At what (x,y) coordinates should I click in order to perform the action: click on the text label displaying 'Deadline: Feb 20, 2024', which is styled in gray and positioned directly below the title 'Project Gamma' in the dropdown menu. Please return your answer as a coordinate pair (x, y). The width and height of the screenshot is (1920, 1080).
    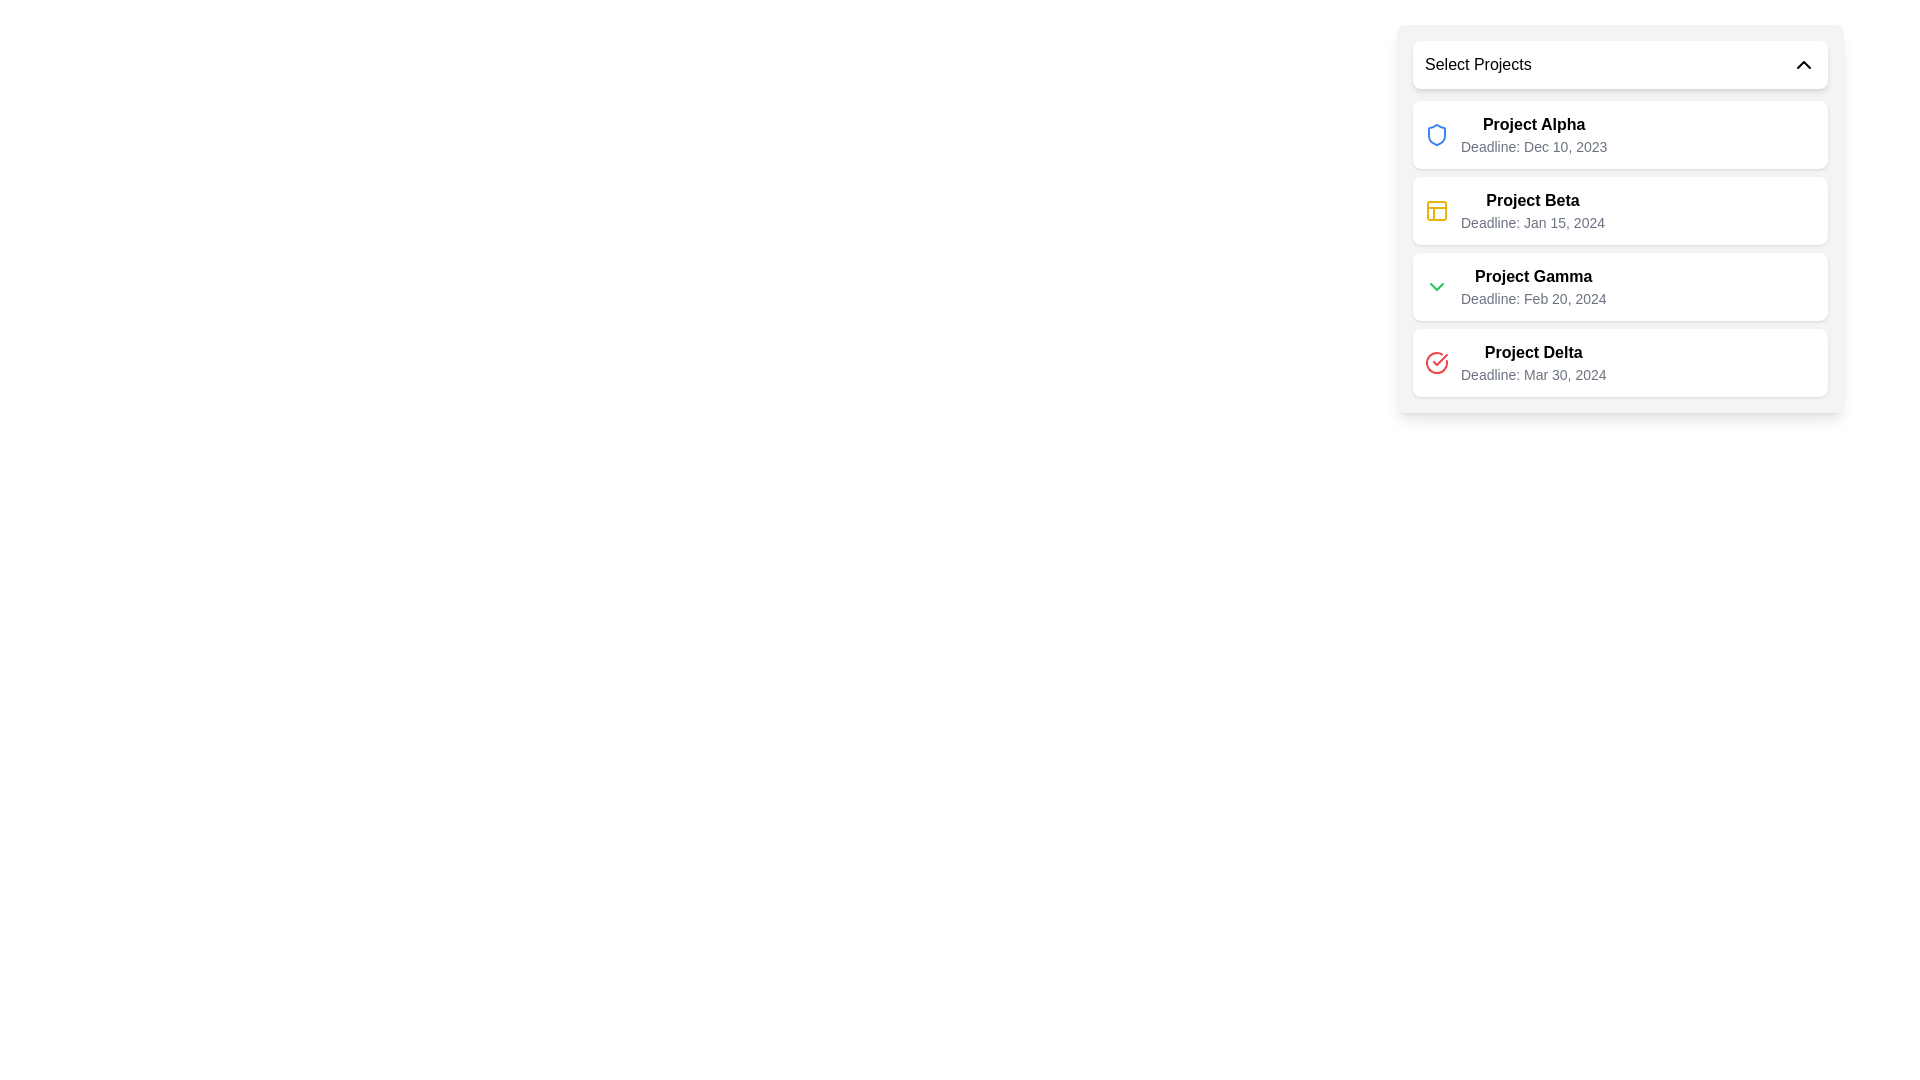
    Looking at the image, I should click on (1532, 299).